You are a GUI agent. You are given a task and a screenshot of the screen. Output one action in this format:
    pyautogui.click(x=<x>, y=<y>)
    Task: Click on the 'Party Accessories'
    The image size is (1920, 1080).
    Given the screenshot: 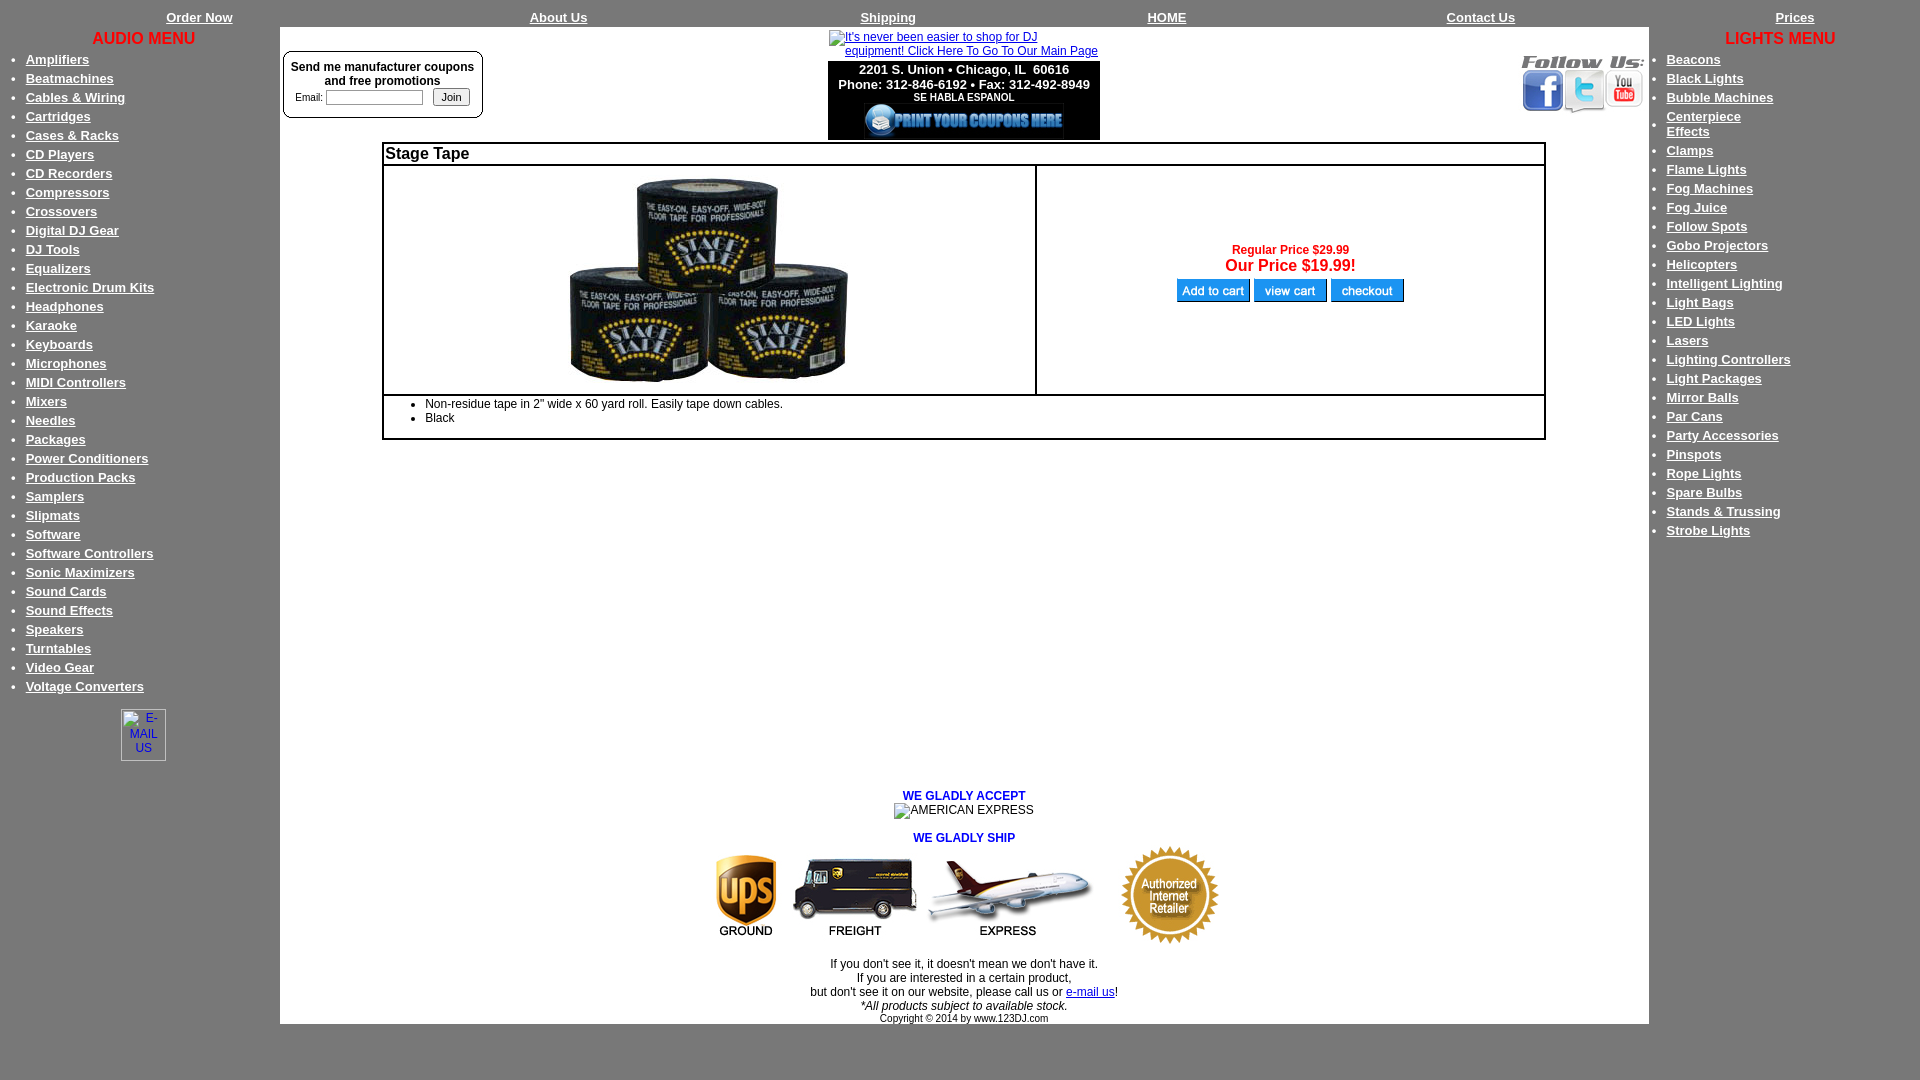 What is the action you would take?
    pyautogui.click(x=1721, y=434)
    